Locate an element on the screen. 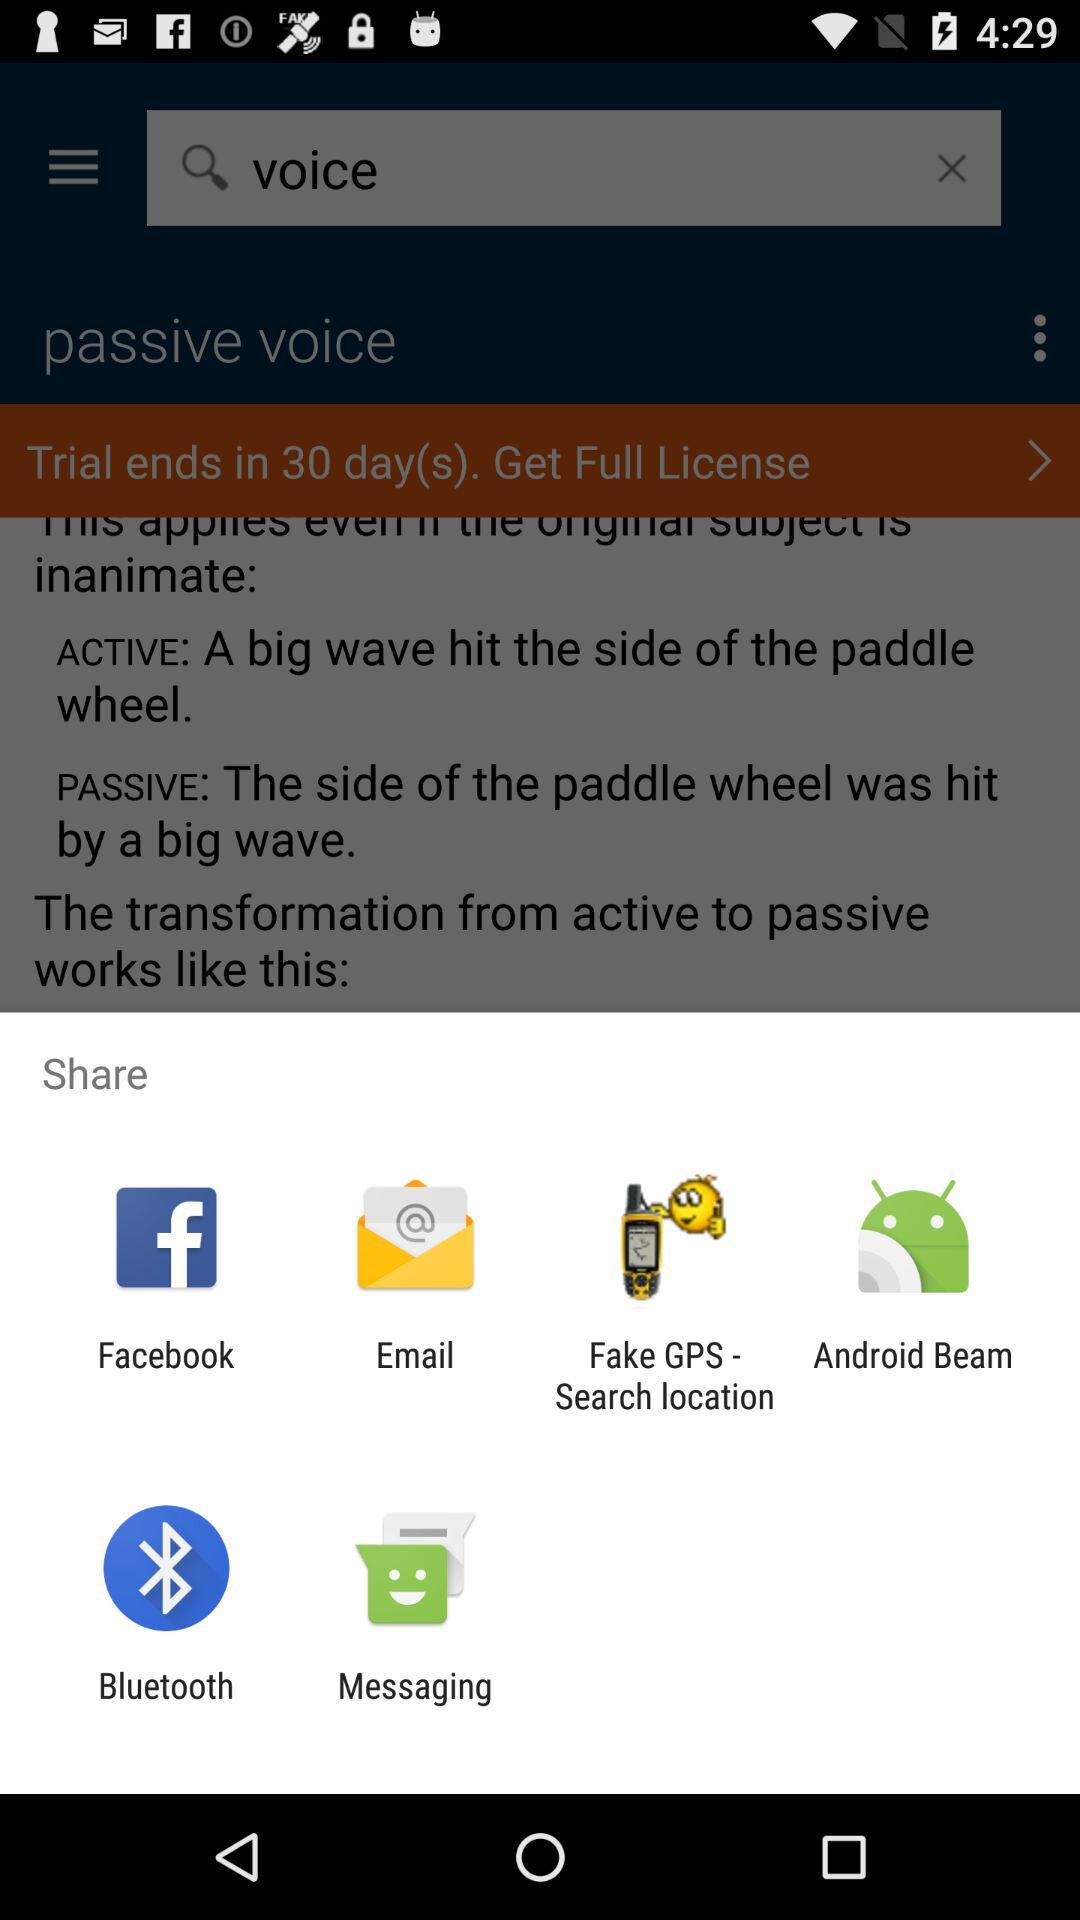 This screenshot has width=1080, height=1920. fake gps search is located at coordinates (664, 1374).